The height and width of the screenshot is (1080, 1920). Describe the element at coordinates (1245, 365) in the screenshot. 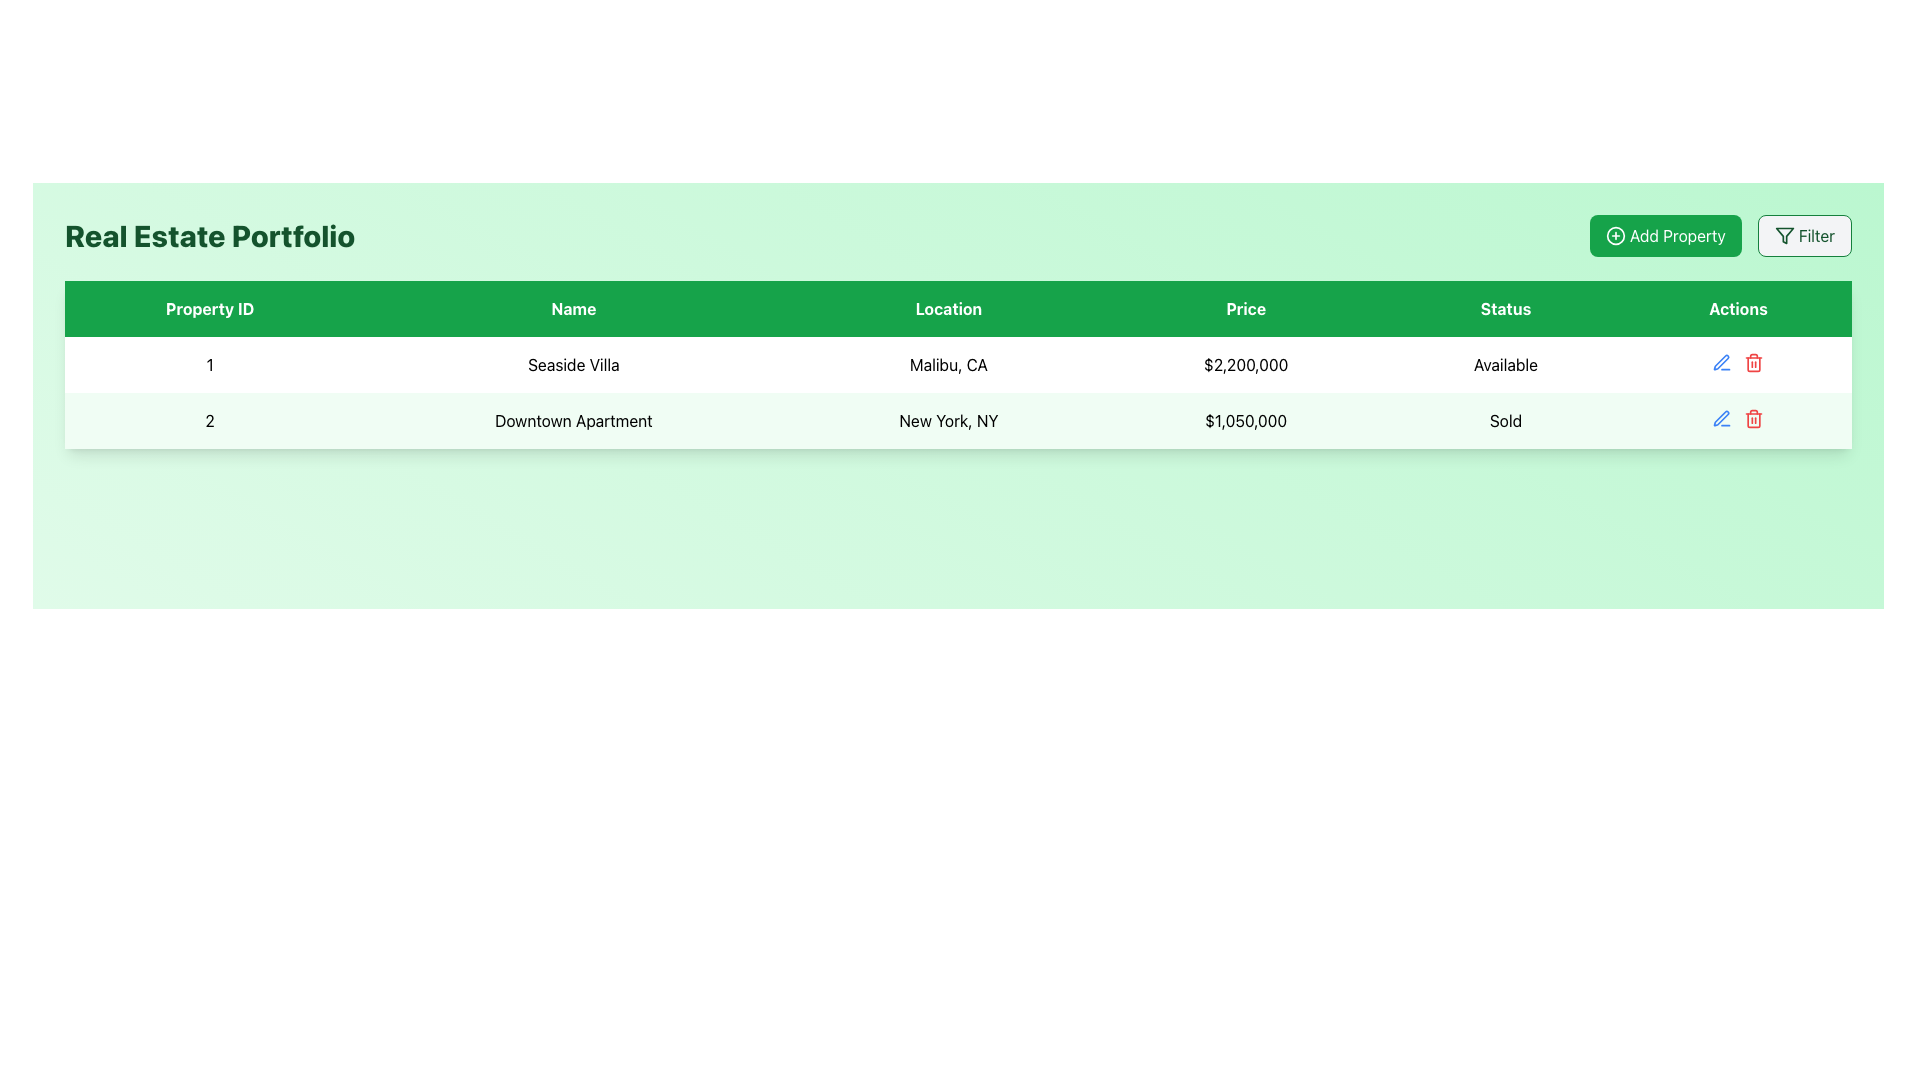

I see `the listing price text for the property 'Seaside Villa' in the real estate portfolio interface` at that location.